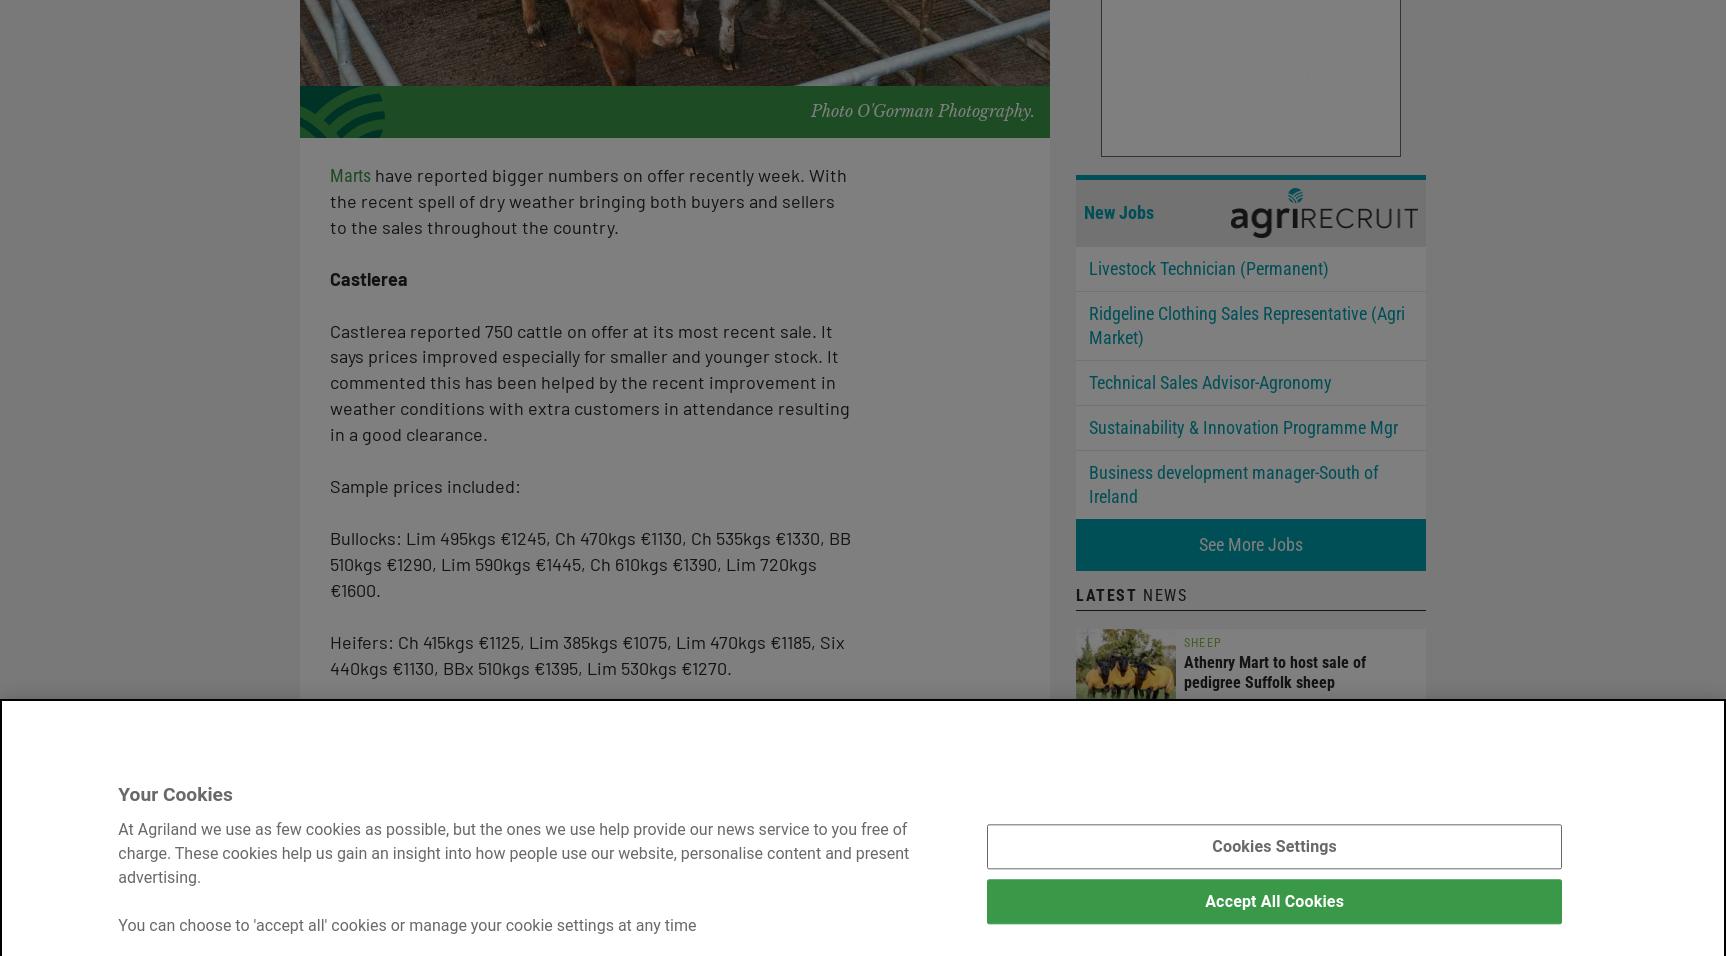 Image resolution: width=1726 pixels, height=956 pixels. Describe the element at coordinates (588, 199) in the screenshot. I see `'have reported bigger numbers on offer recently week. With the recent spell of dry weather bringing both buyers and sellers to the sales throughout the country.'` at that location.